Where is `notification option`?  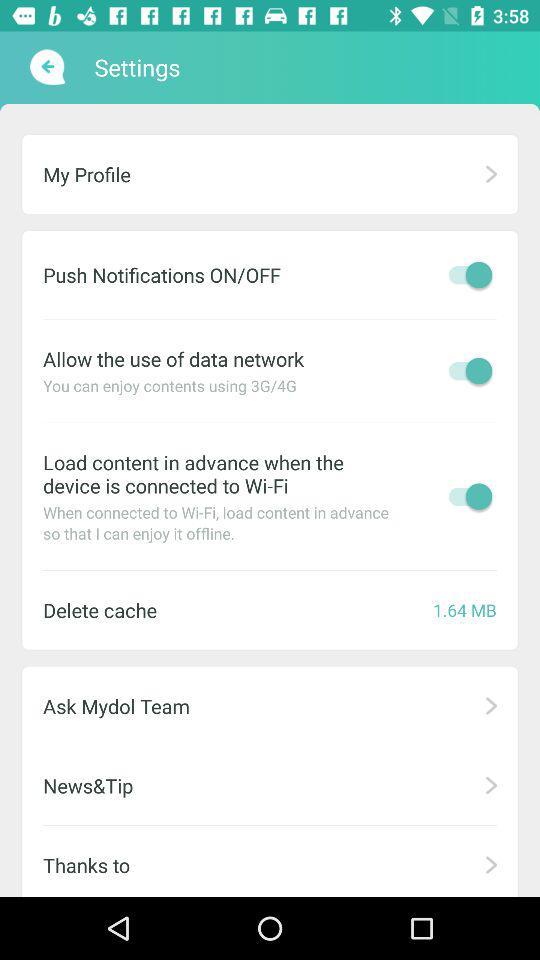
notification option is located at coordinates (465, 274).